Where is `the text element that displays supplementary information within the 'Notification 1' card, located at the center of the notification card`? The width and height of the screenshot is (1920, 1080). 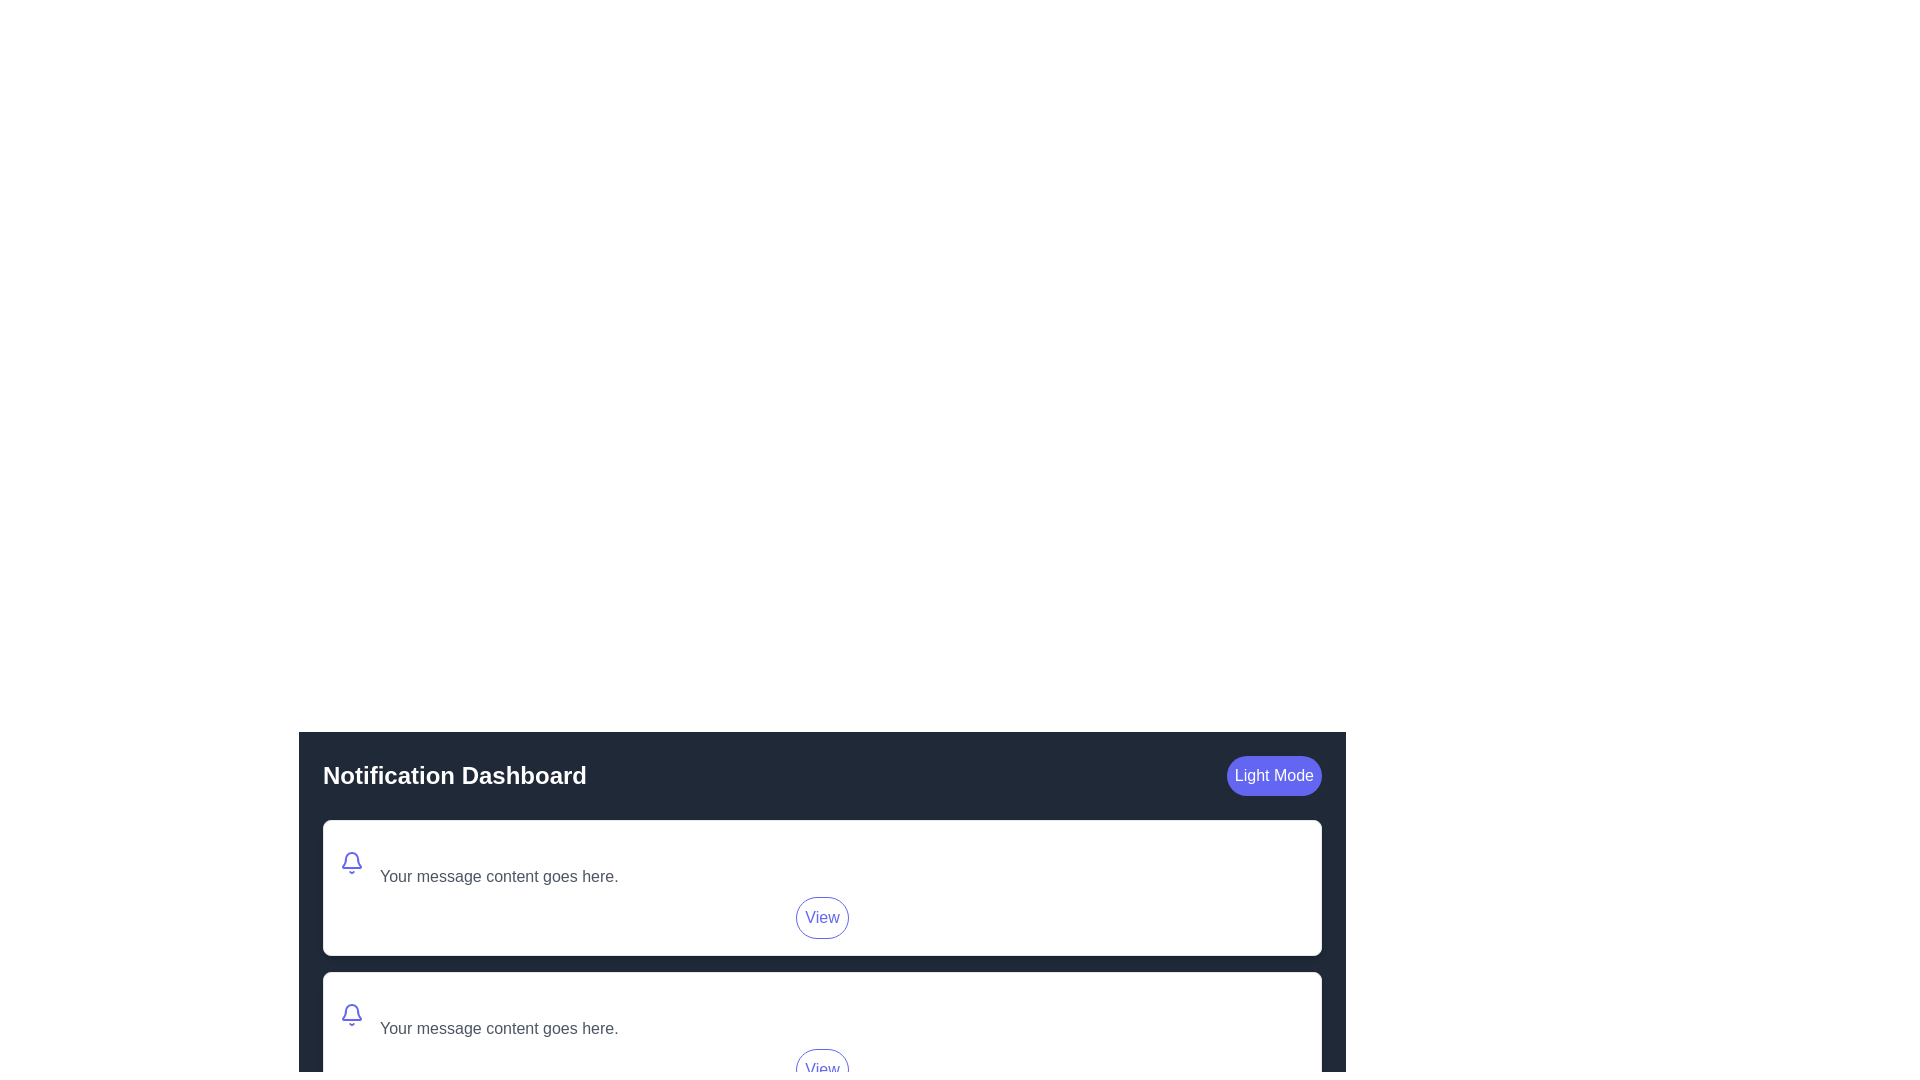
the text element that displays supplementary information within the 'Notification 1' card, located at the center of the notification card is located at coordinates (499, 875).